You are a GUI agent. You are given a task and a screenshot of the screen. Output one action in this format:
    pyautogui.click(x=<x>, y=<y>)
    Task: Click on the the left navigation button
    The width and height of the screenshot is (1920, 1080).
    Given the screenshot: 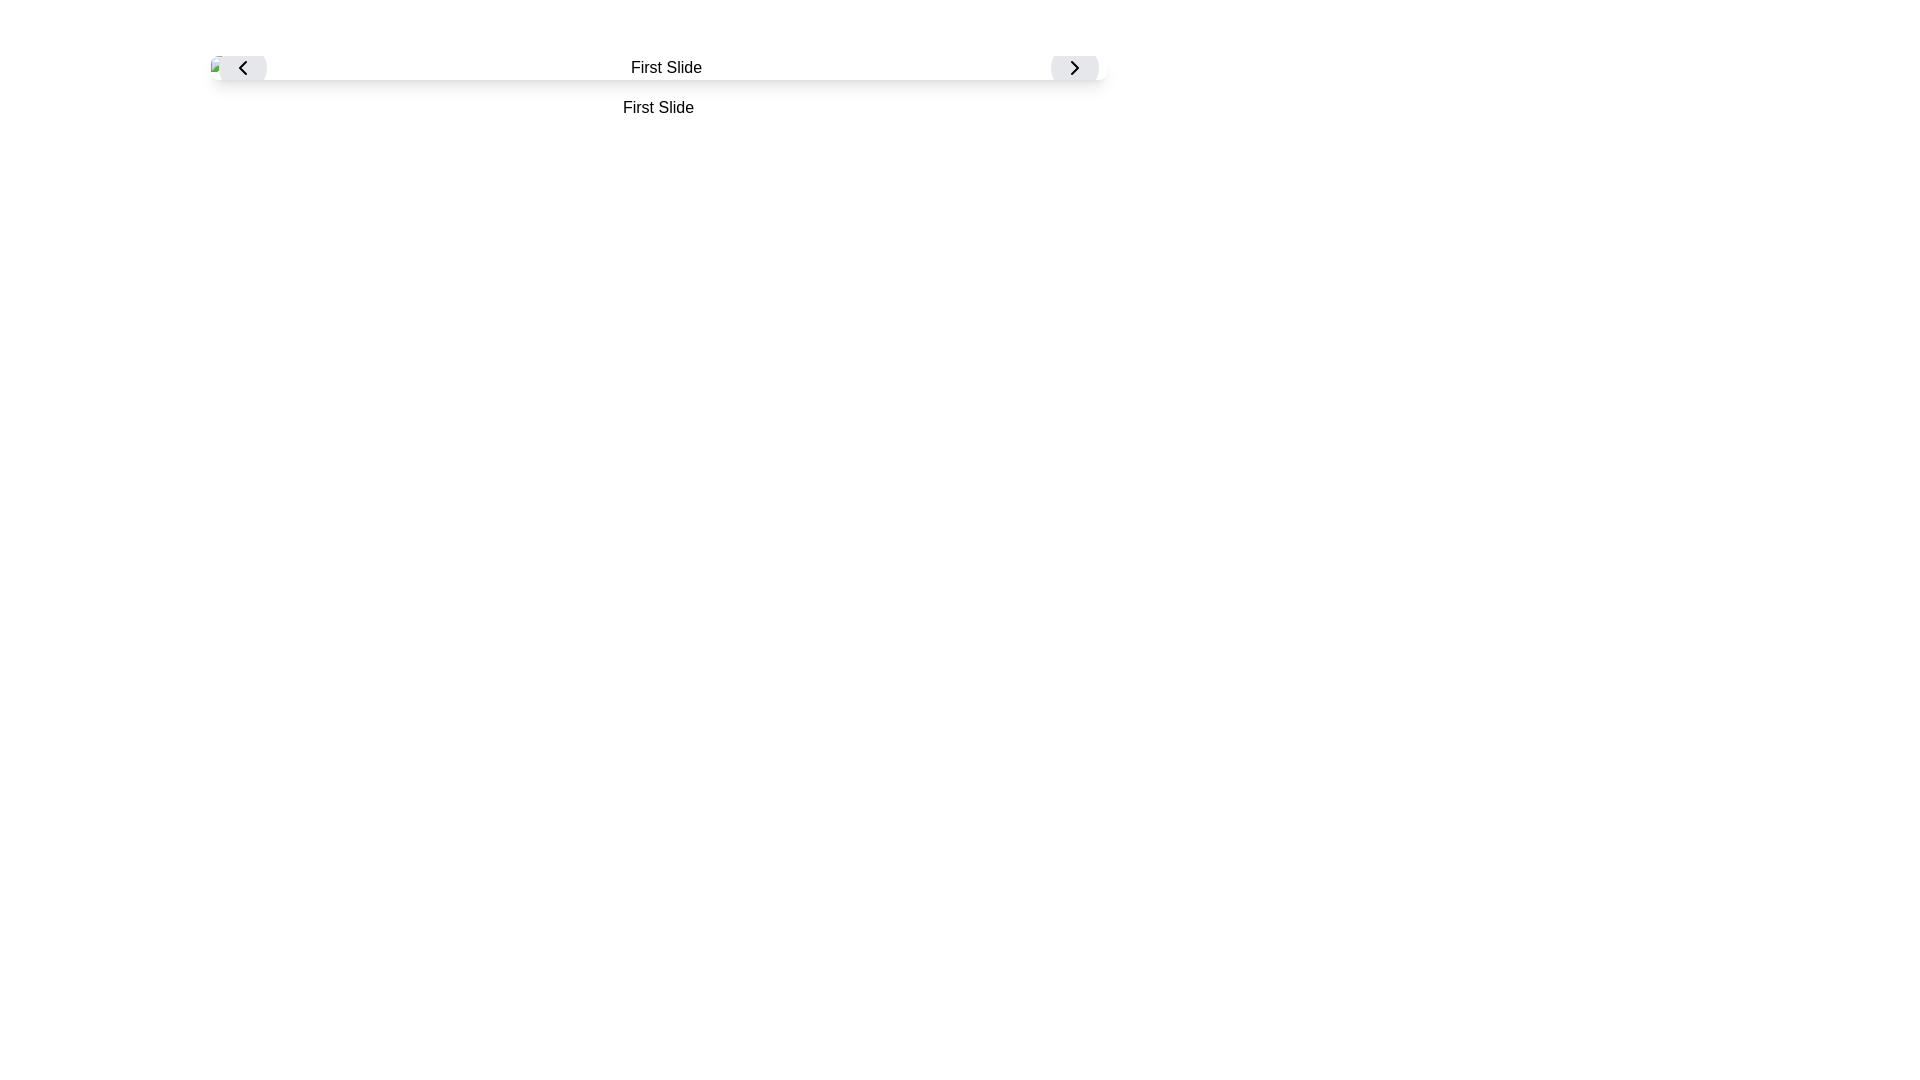 What is the action you would take?
    pyautogui.click(x=241, y=67)
    